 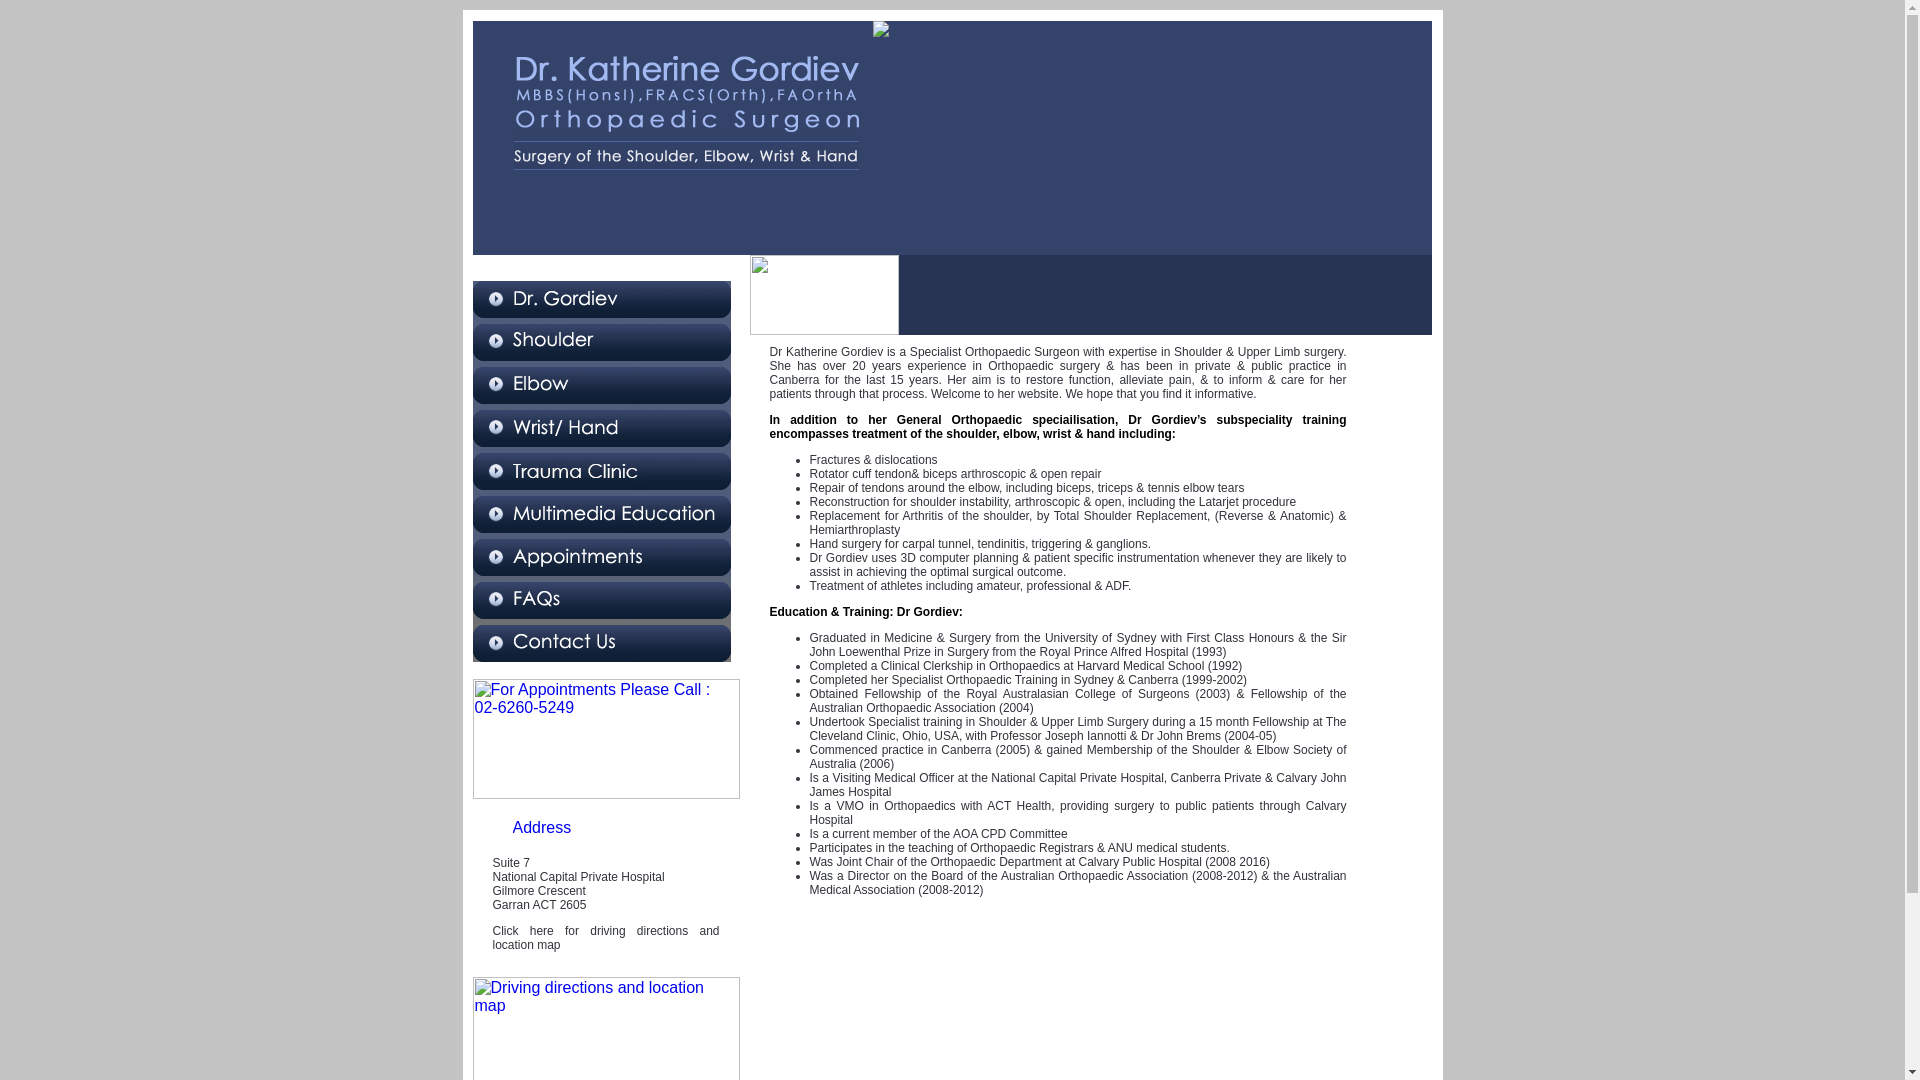 What do you see at coordinates (522, 930) in the screenshot?
I see `'Click here'` at bounding box center [522, 930].